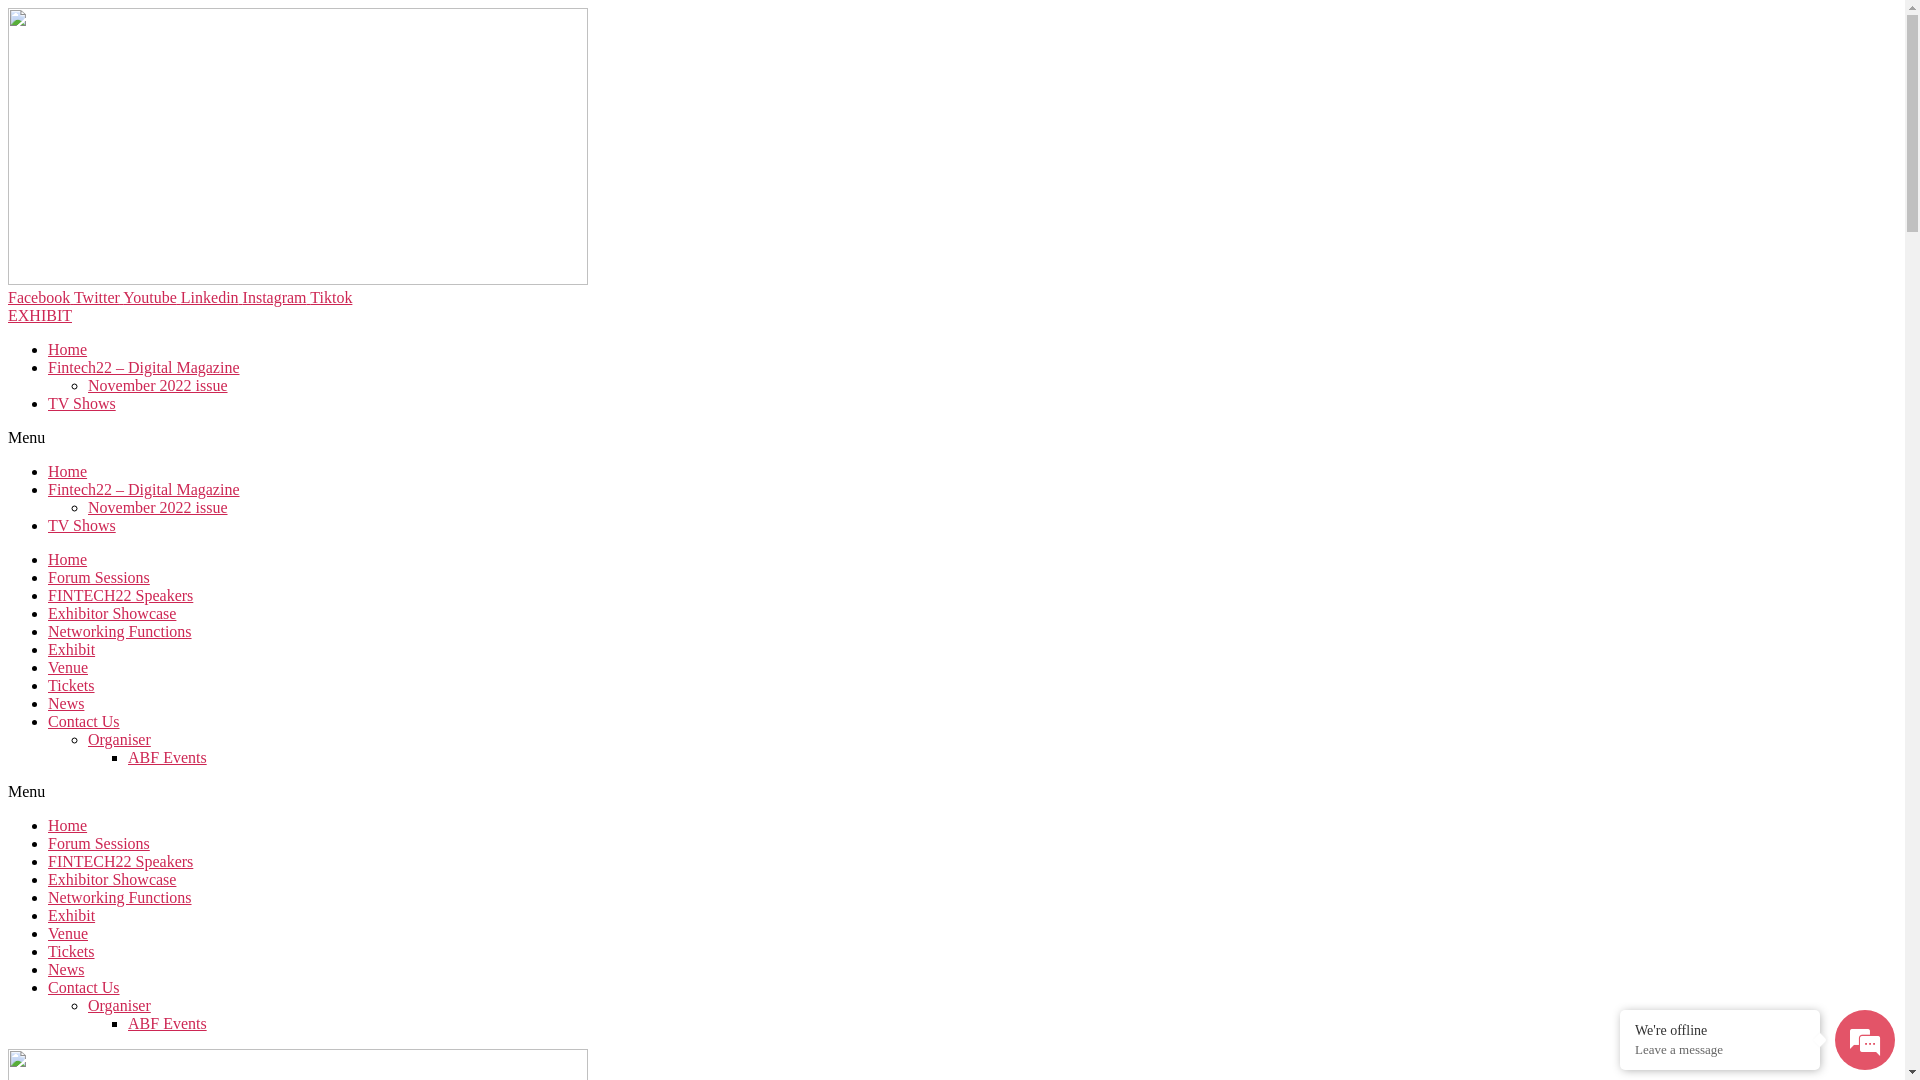  I want to click on 'Instagram', so click(276, 297).